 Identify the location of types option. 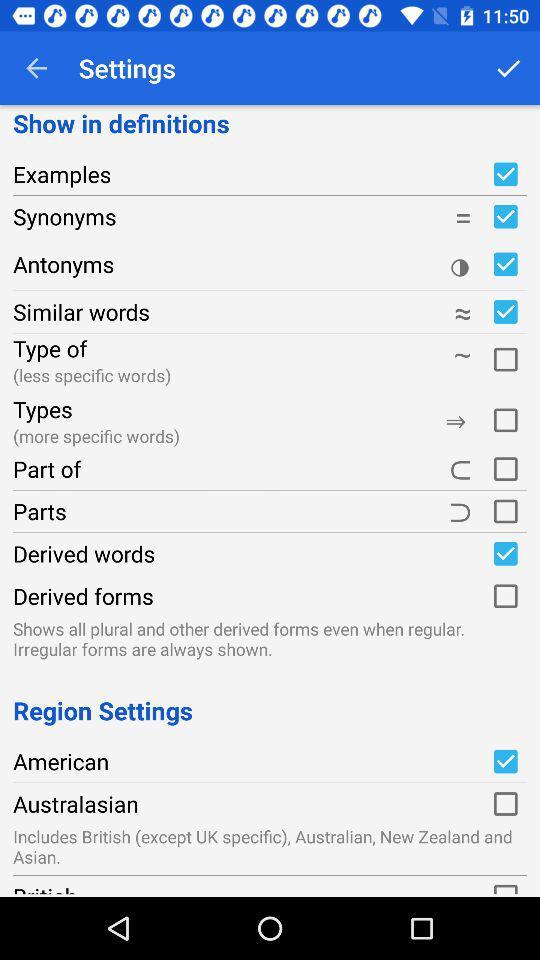
(504, 416).